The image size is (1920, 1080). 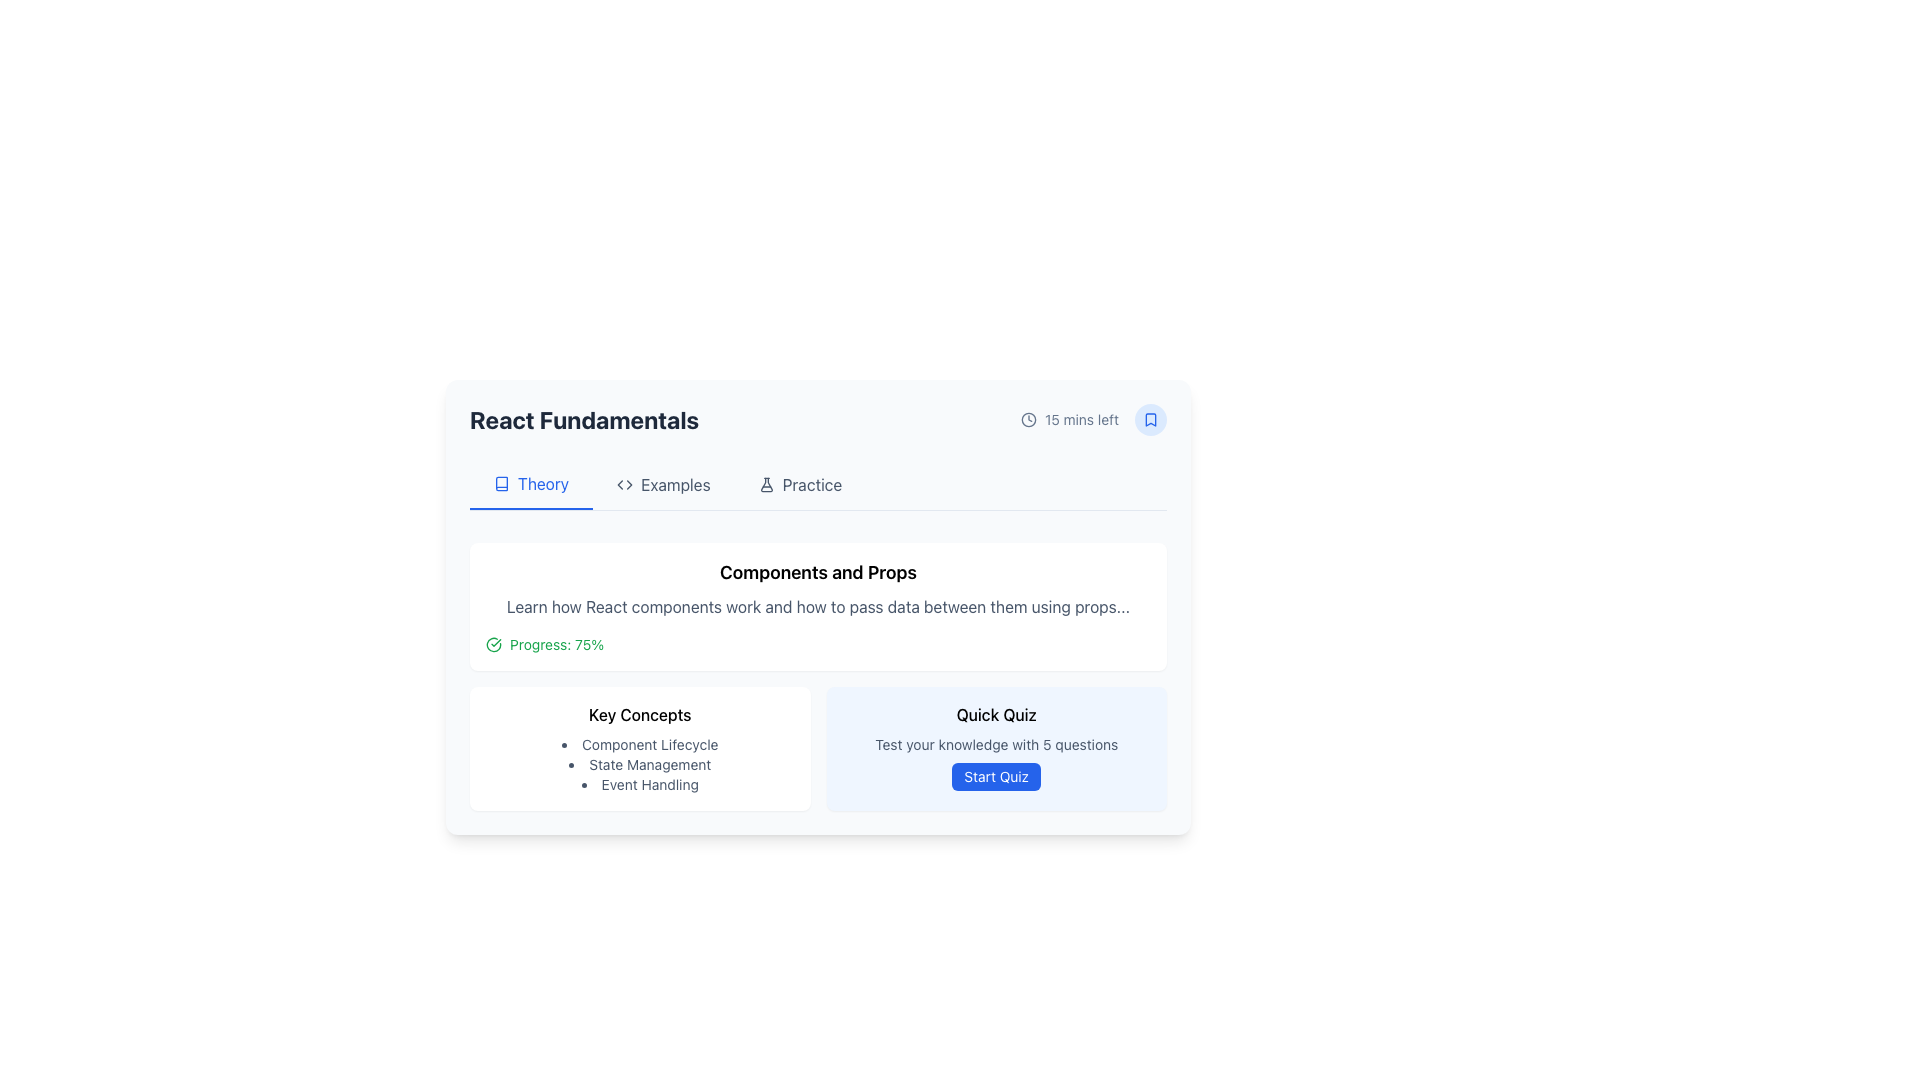 What do you see at coordinates (818, 485) in the screenshot?
I see `the Tab Navigation element located below the title 'React Fundamentals'` at bounding box center [818, 485].